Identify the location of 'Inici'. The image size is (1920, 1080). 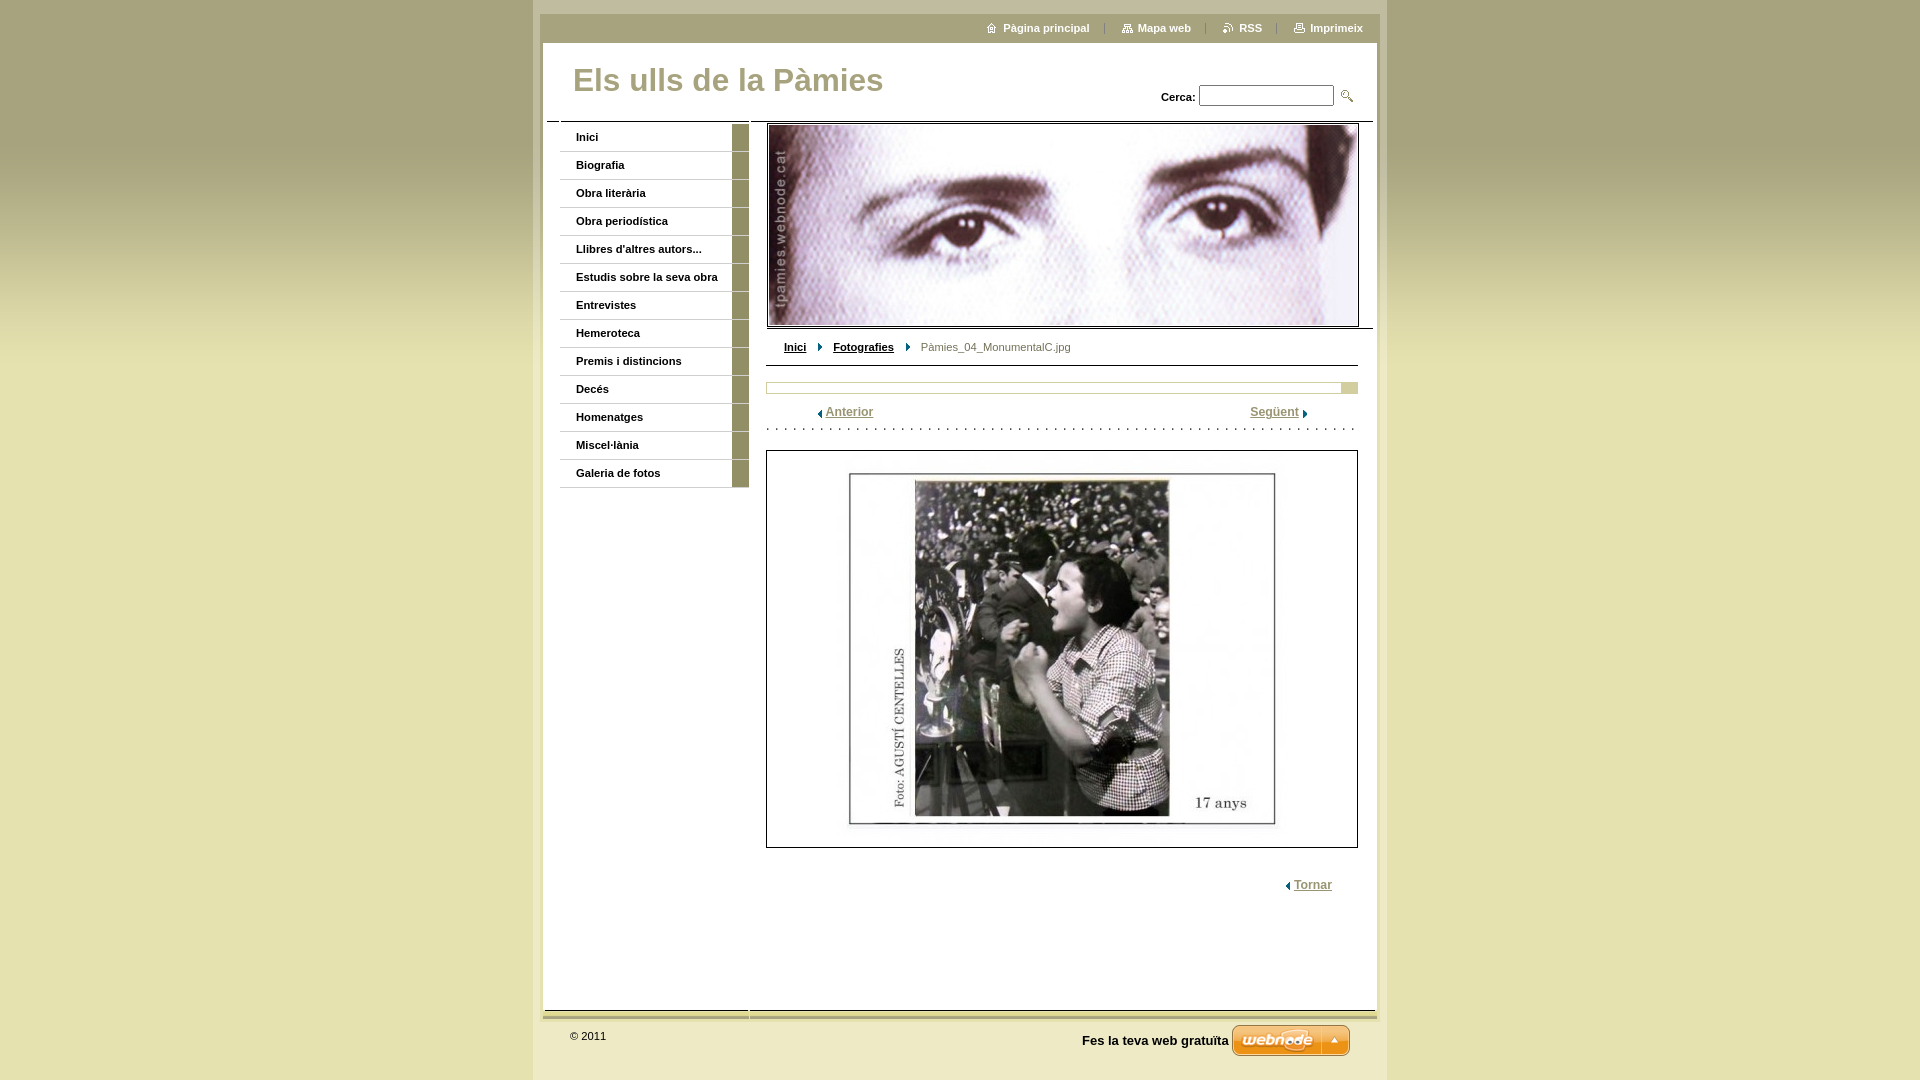
(646, 136).